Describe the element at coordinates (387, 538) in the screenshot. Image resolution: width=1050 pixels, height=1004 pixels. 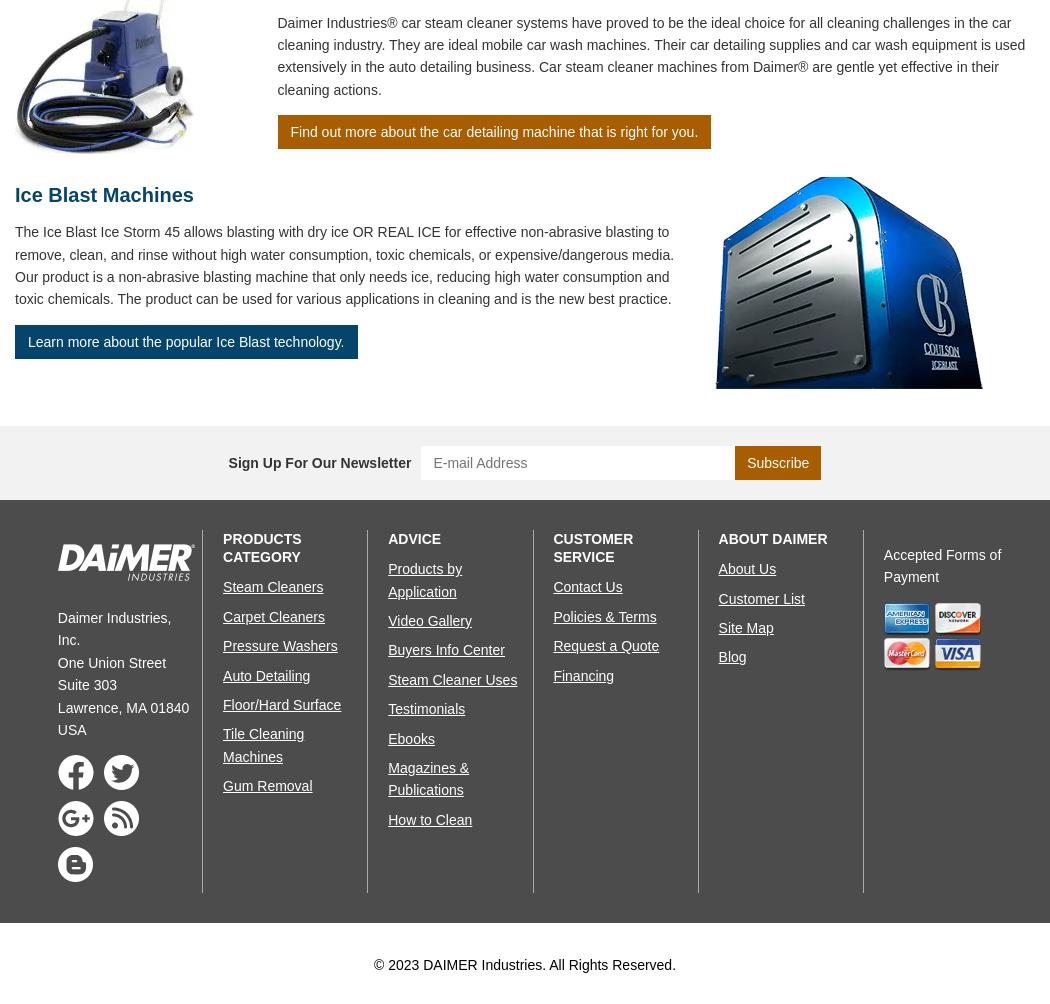
I see `'Advice'` at that location.